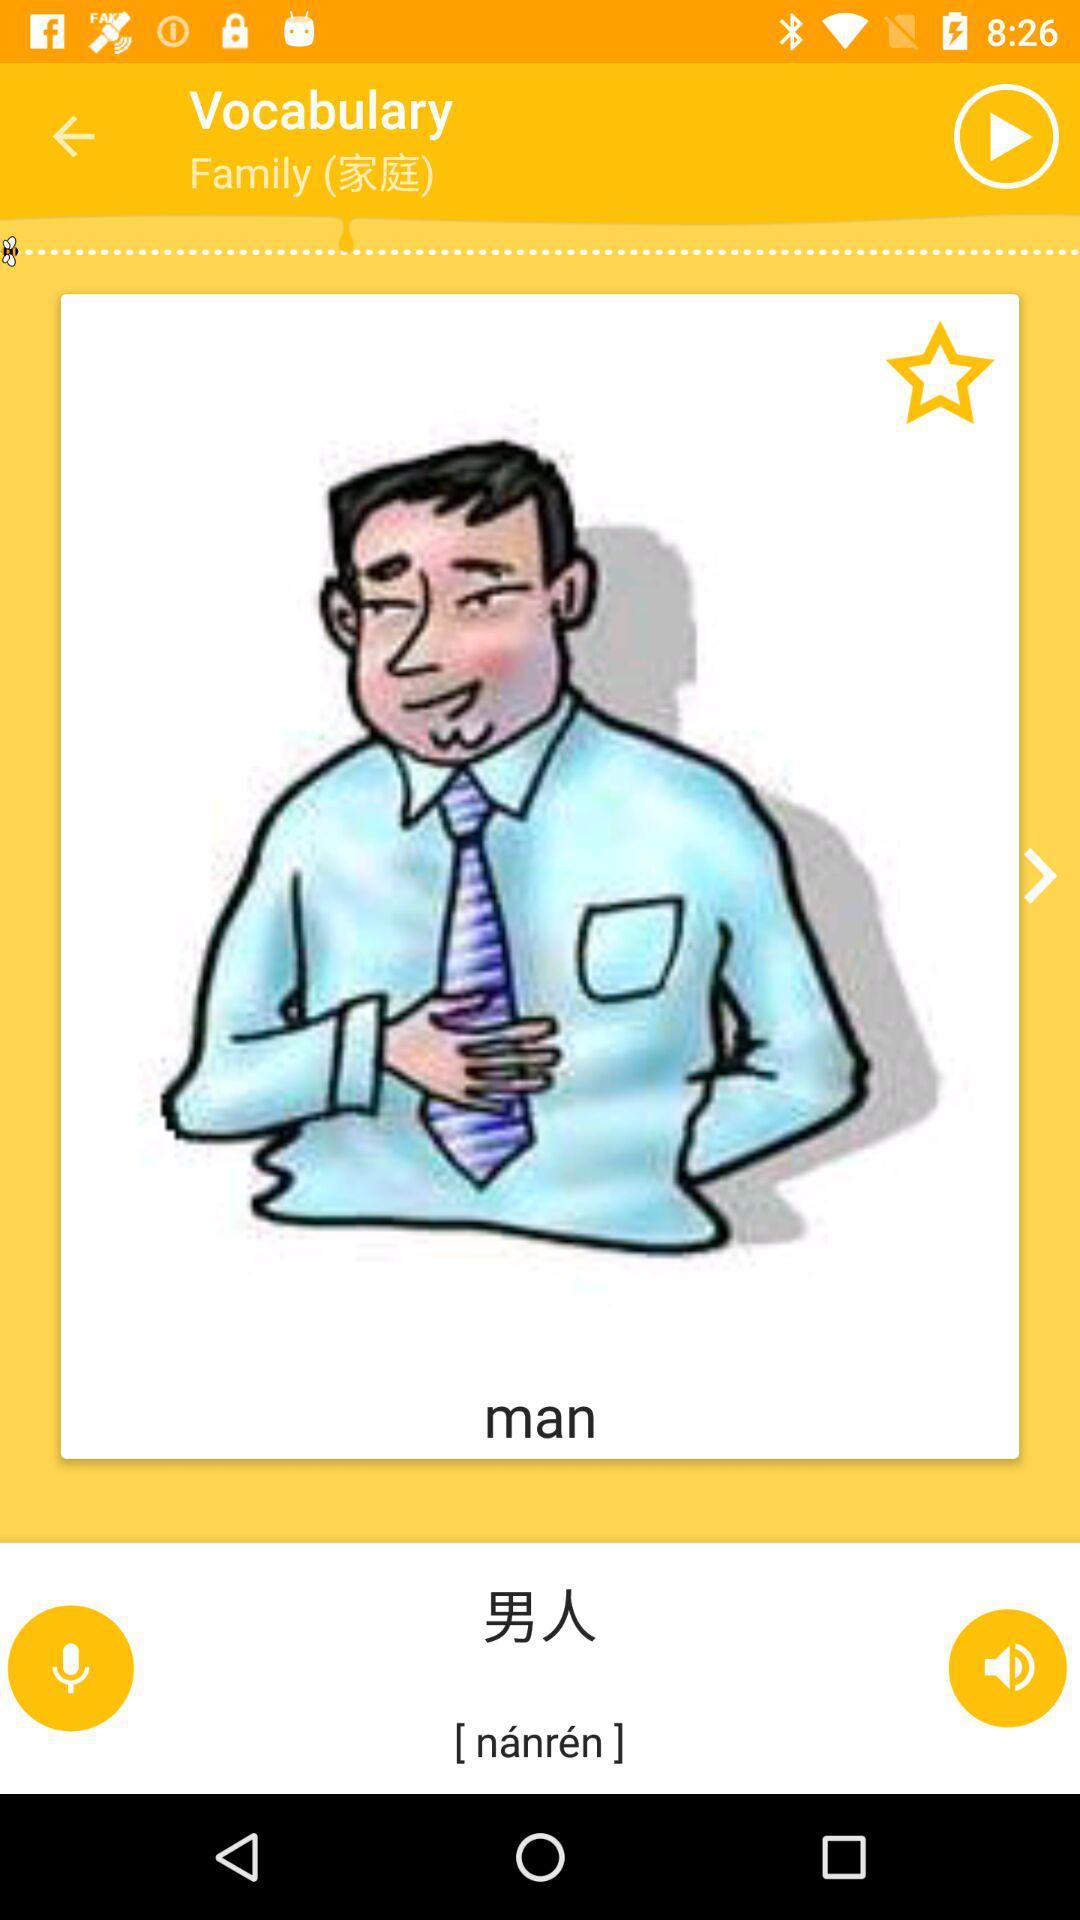 This screenshot has width=1080, height=1920. Describe the element at coordinates (1009, 1668) in the screenshot. I see `the volume icon` at that location.